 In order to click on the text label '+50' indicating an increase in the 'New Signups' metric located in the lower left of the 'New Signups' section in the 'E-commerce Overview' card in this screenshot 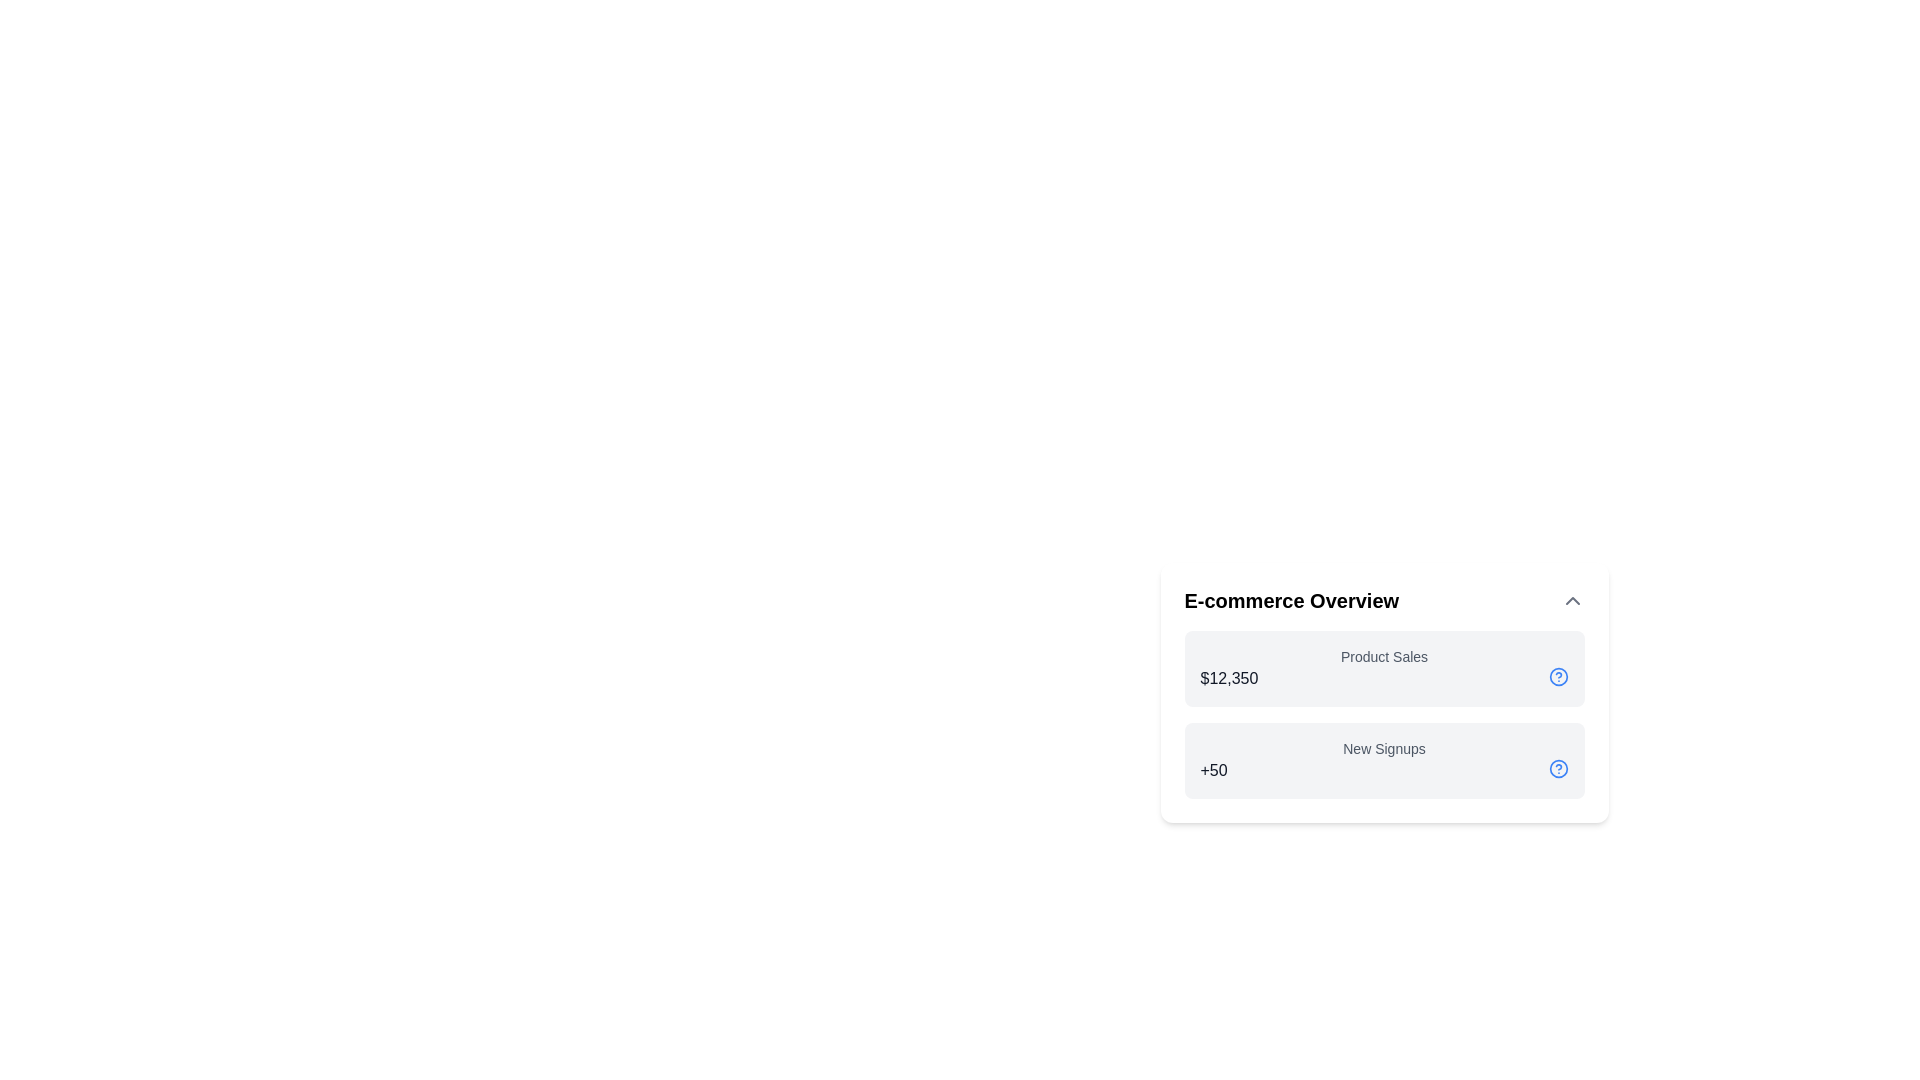, I will do `click(1213, 770)`.